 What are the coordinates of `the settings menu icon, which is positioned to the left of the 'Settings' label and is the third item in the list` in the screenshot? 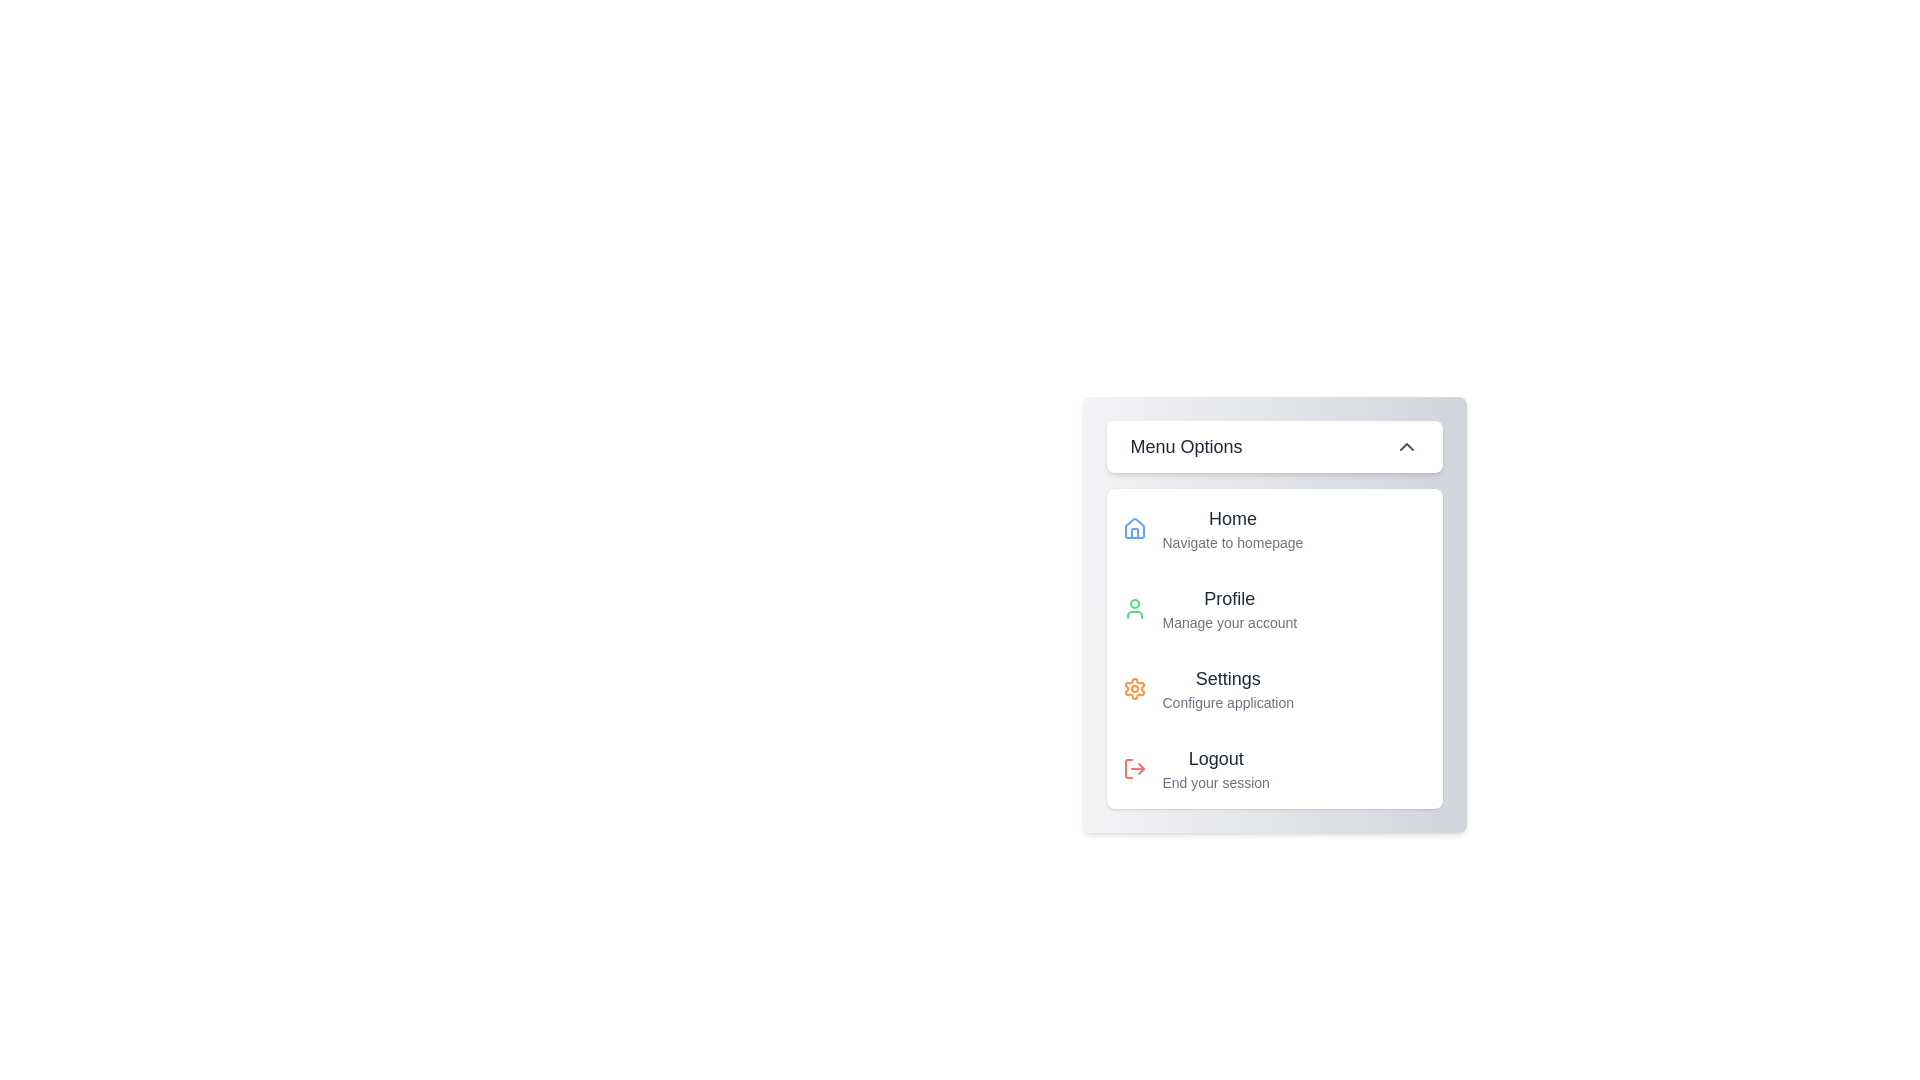 It's located at (1134, 688).